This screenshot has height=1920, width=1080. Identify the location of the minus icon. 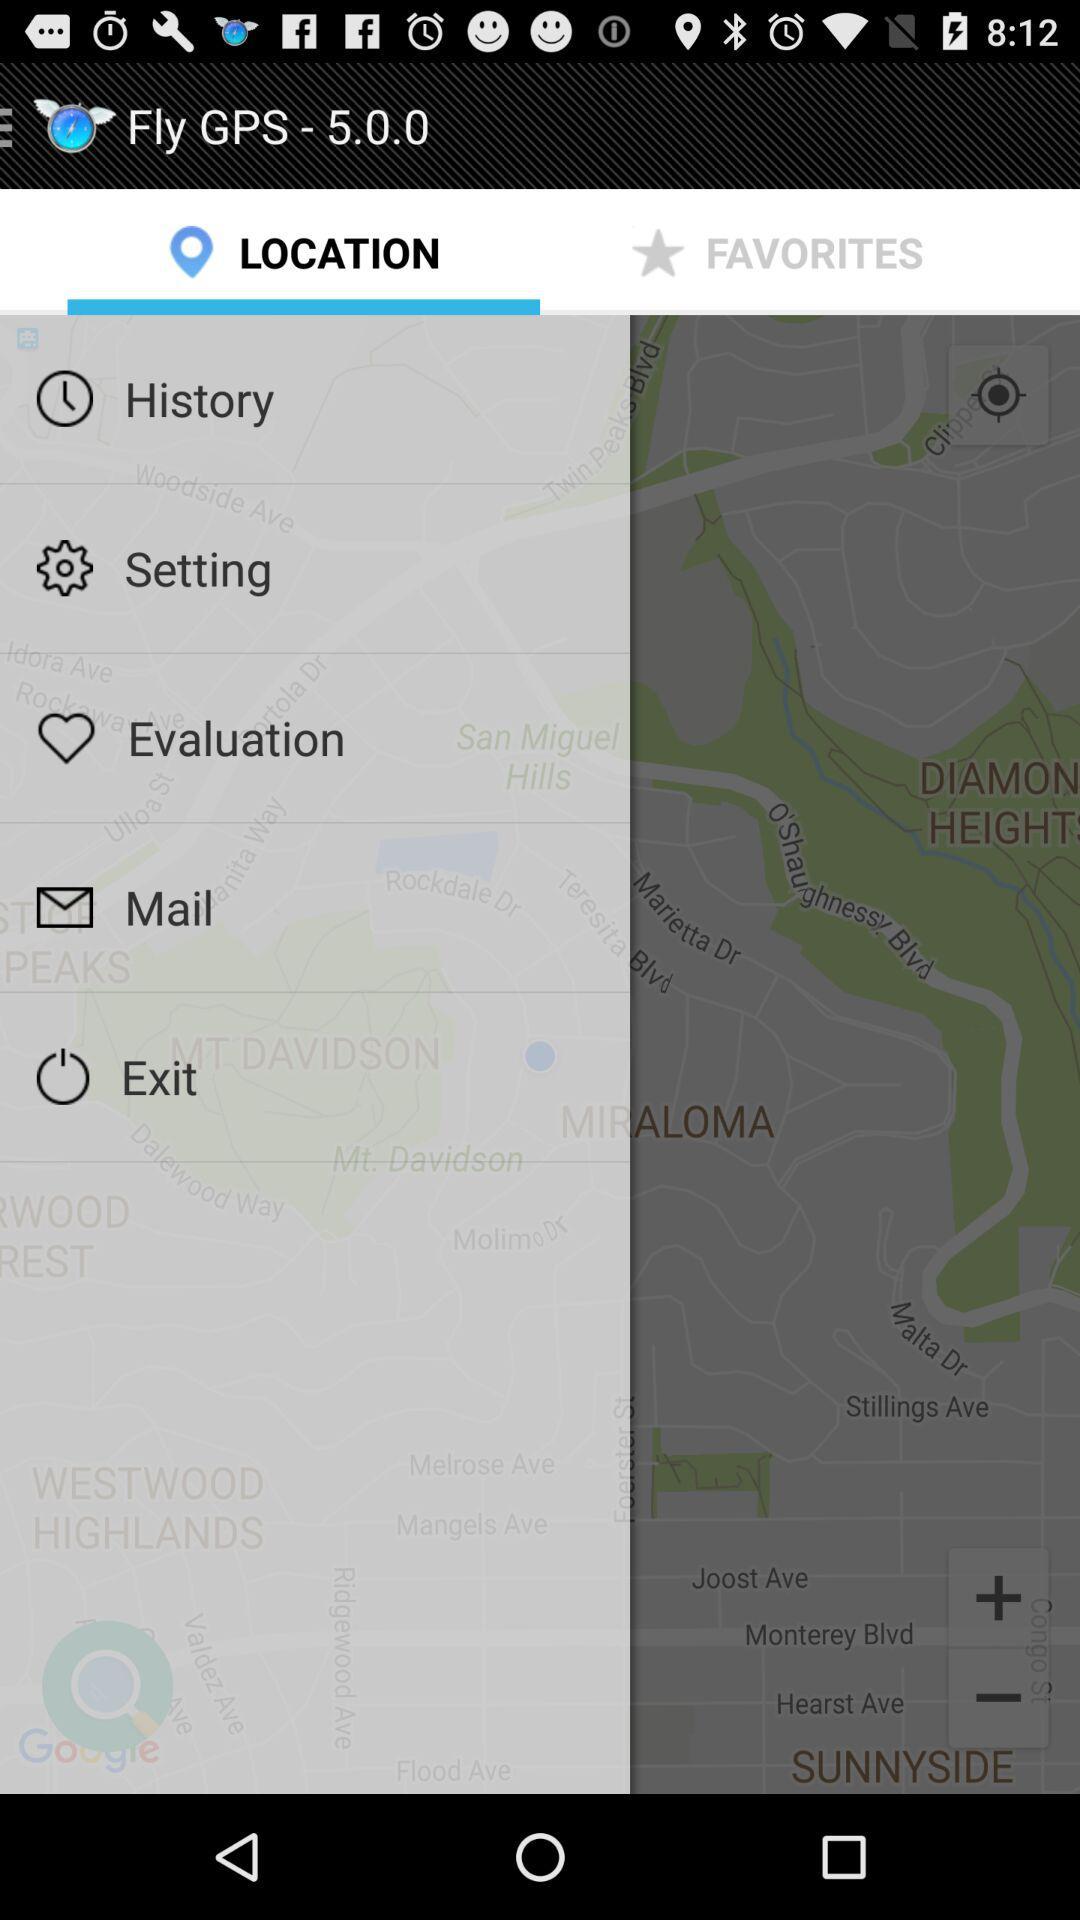
(998, 1820).